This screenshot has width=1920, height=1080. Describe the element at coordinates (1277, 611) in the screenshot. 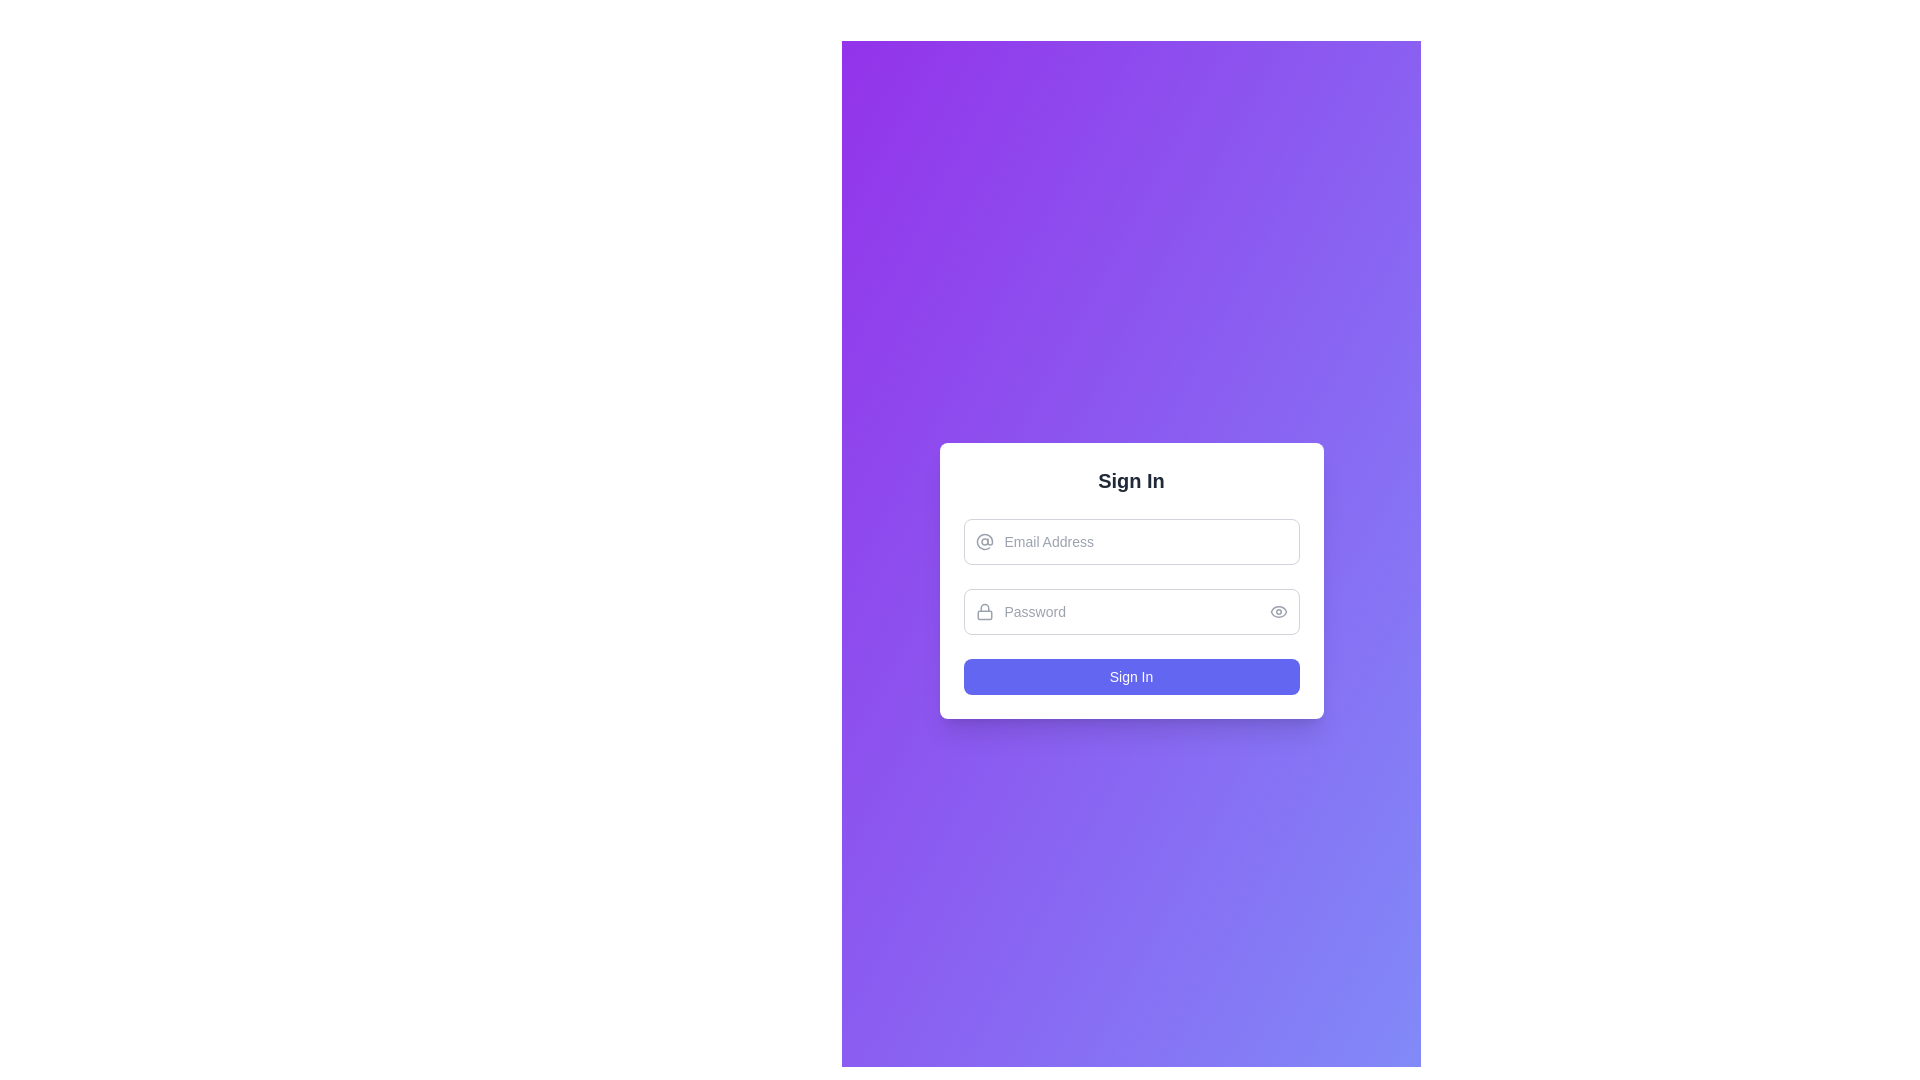

I see `the password visibility toggle button located to the right of the password input field, which allows users to check the typed password` at that location.